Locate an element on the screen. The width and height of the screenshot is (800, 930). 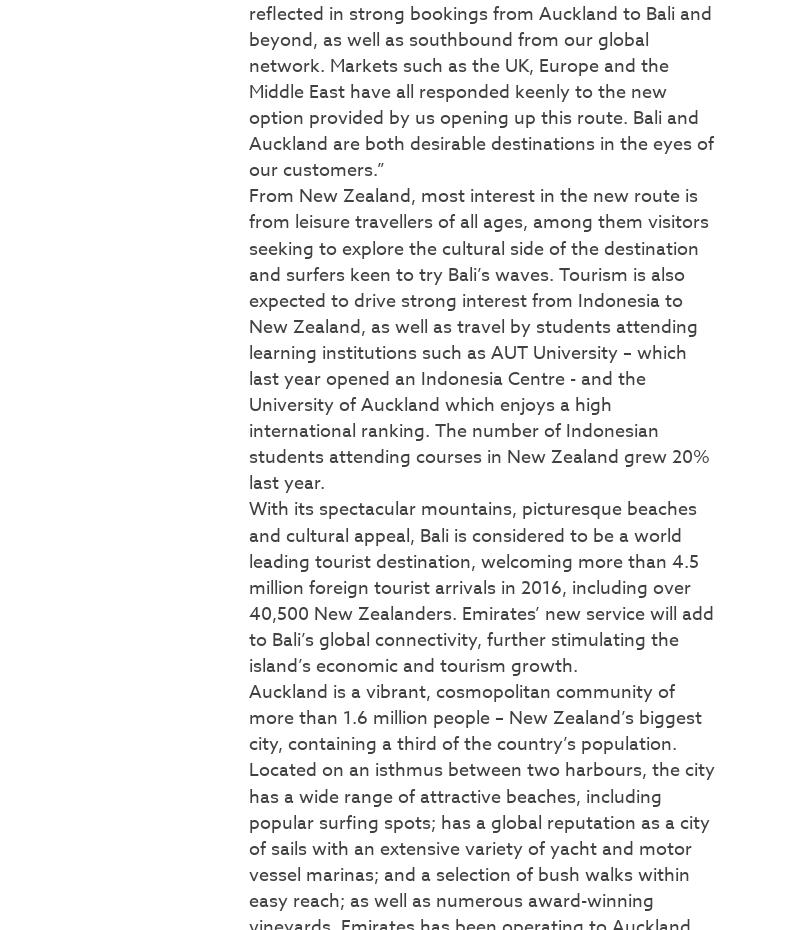
'Popular Topics' is located at coordinates (83, 126).